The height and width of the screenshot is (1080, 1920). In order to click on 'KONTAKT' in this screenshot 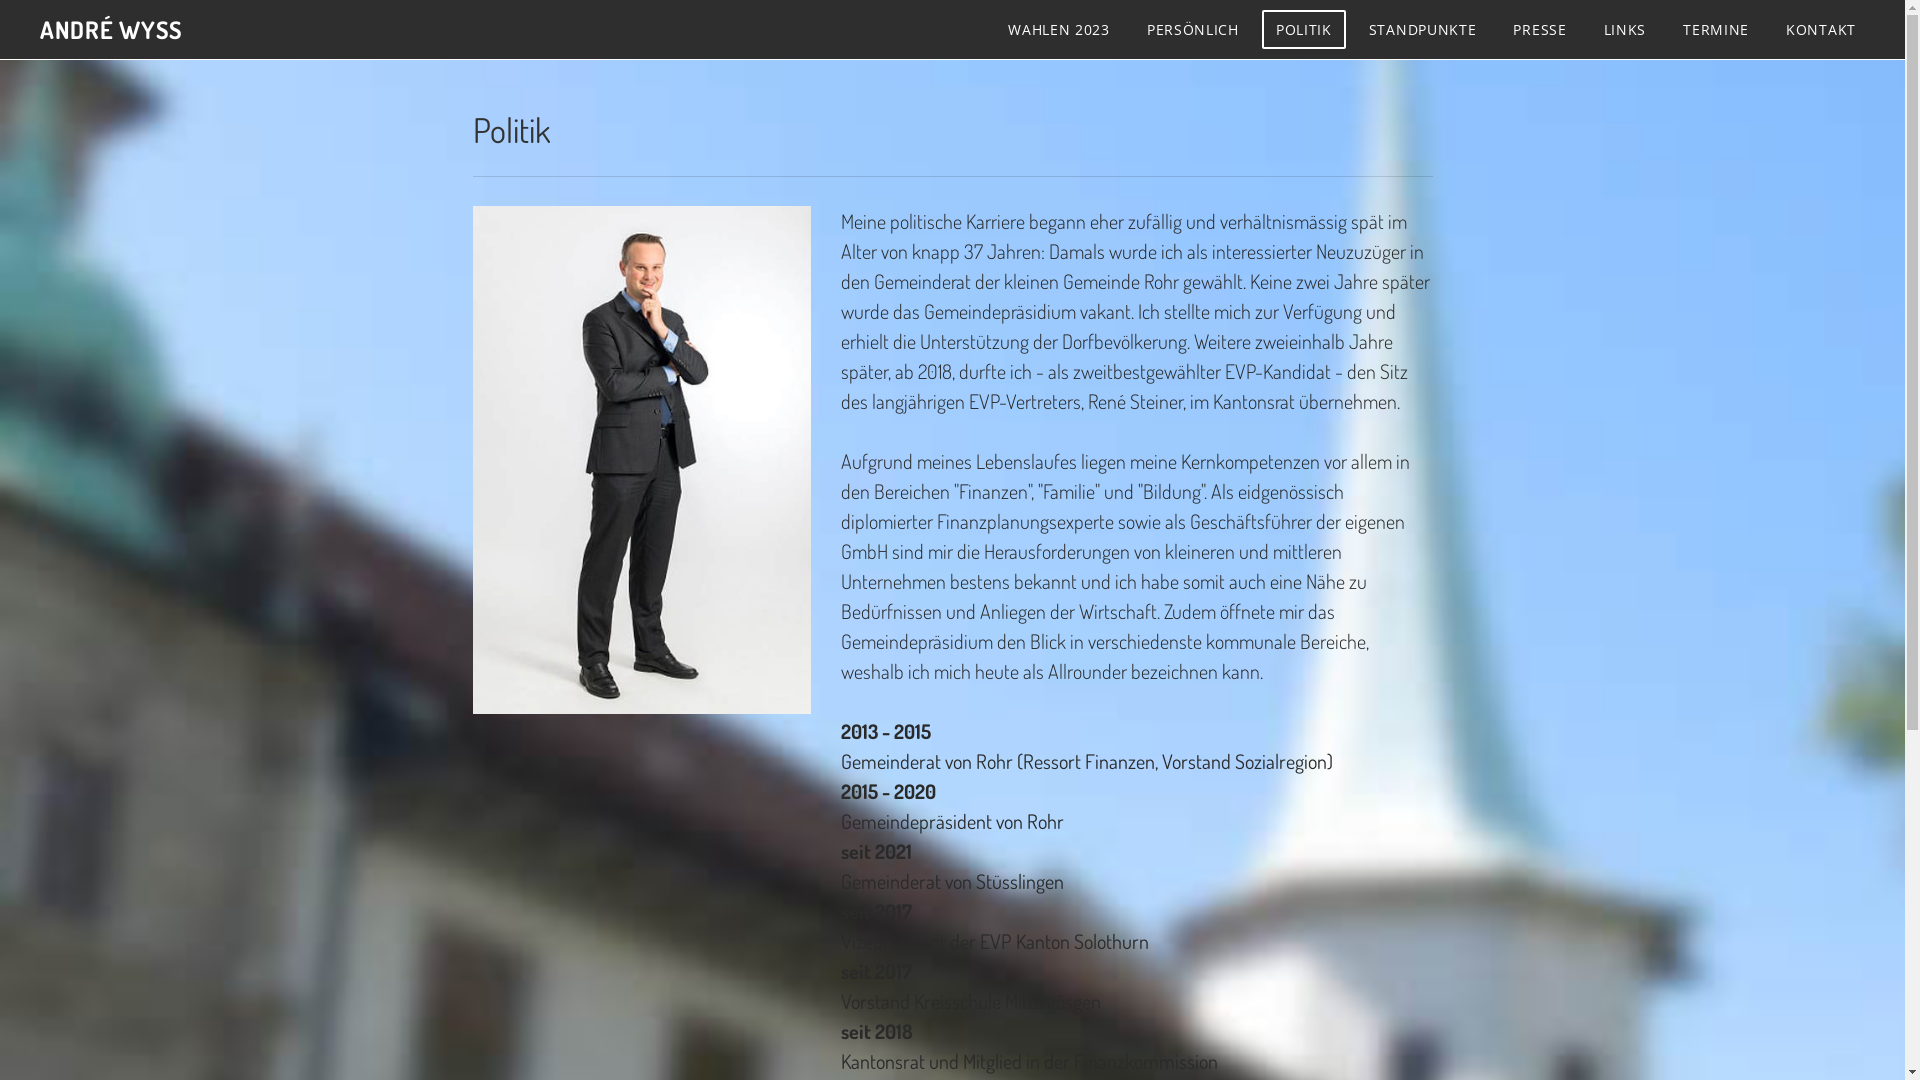, I will do `click(1820, 29)`.